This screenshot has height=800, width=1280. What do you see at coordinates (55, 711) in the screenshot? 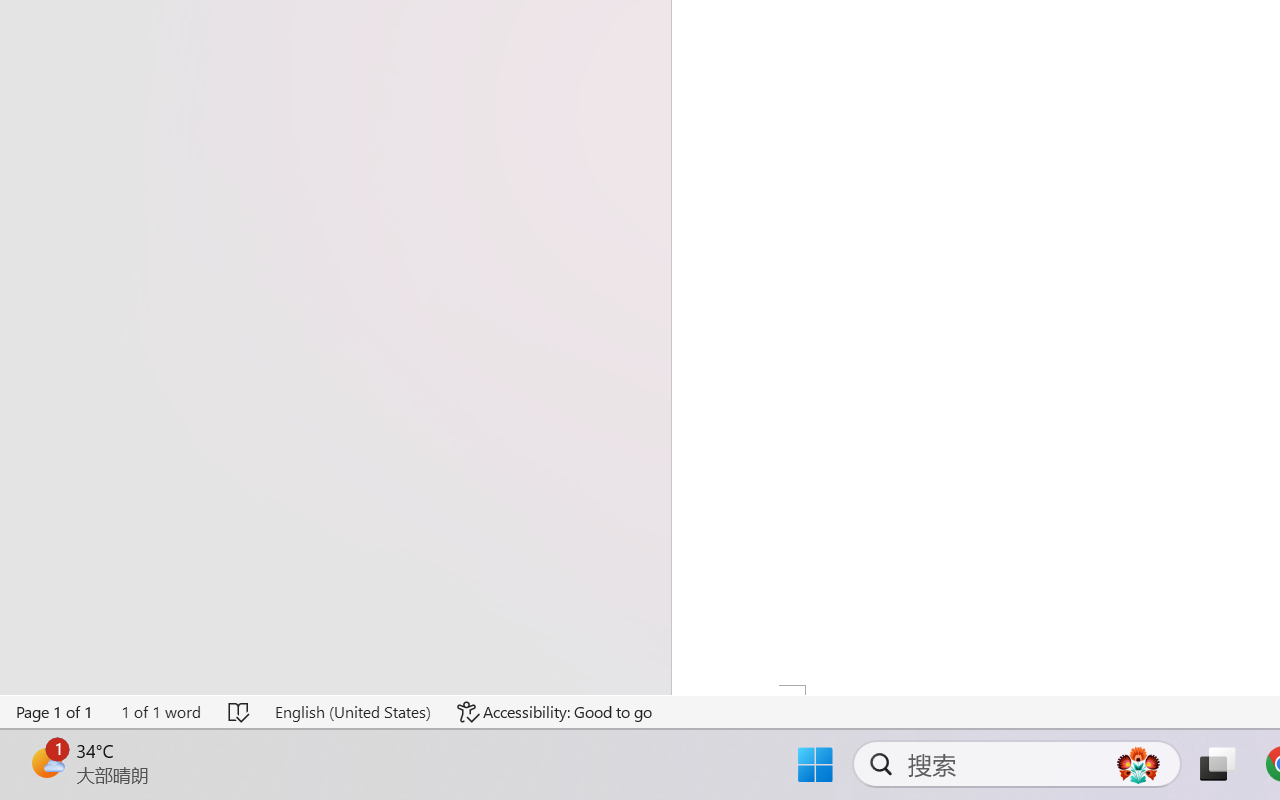
I see `'Page Number Page 1 of 1'` at bounding box center [55, 711].